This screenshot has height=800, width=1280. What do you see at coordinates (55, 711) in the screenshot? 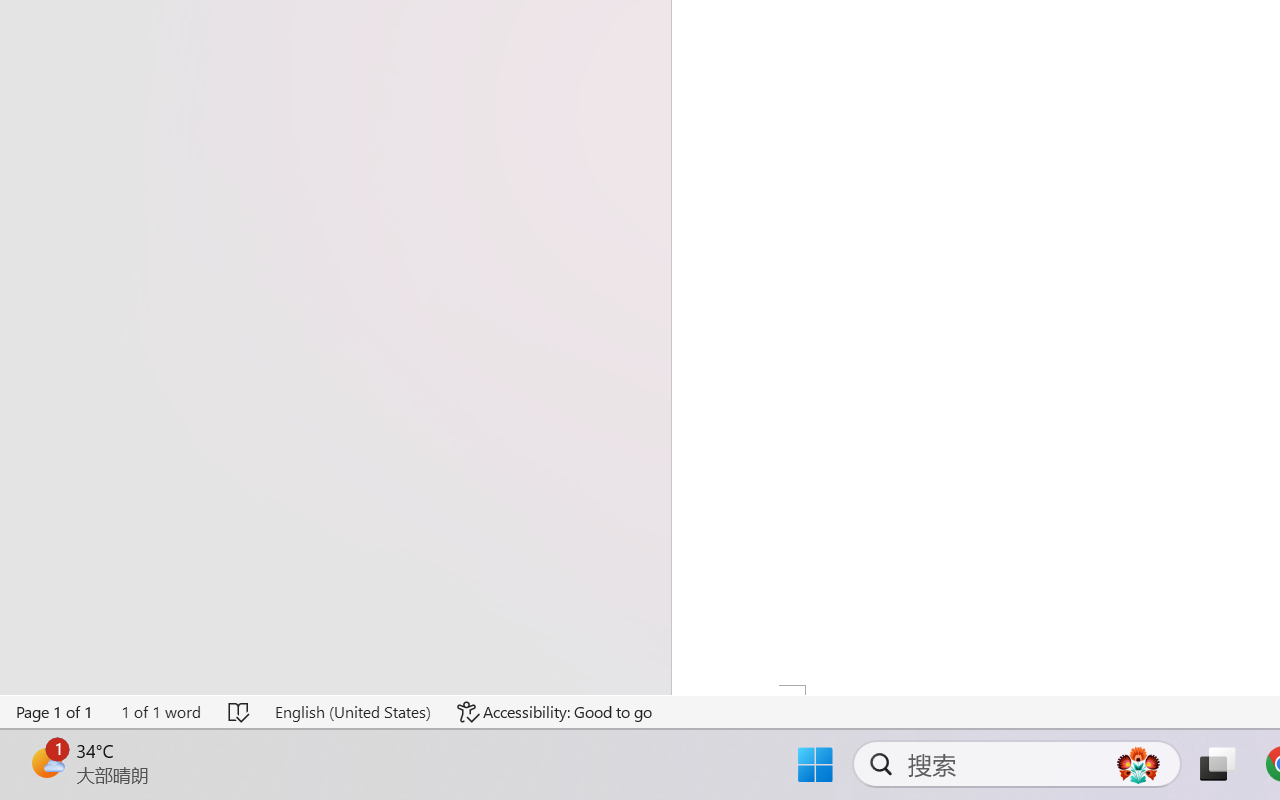
I see `'Page Number Page 1 of 1'` at bounding box center [55, 711].